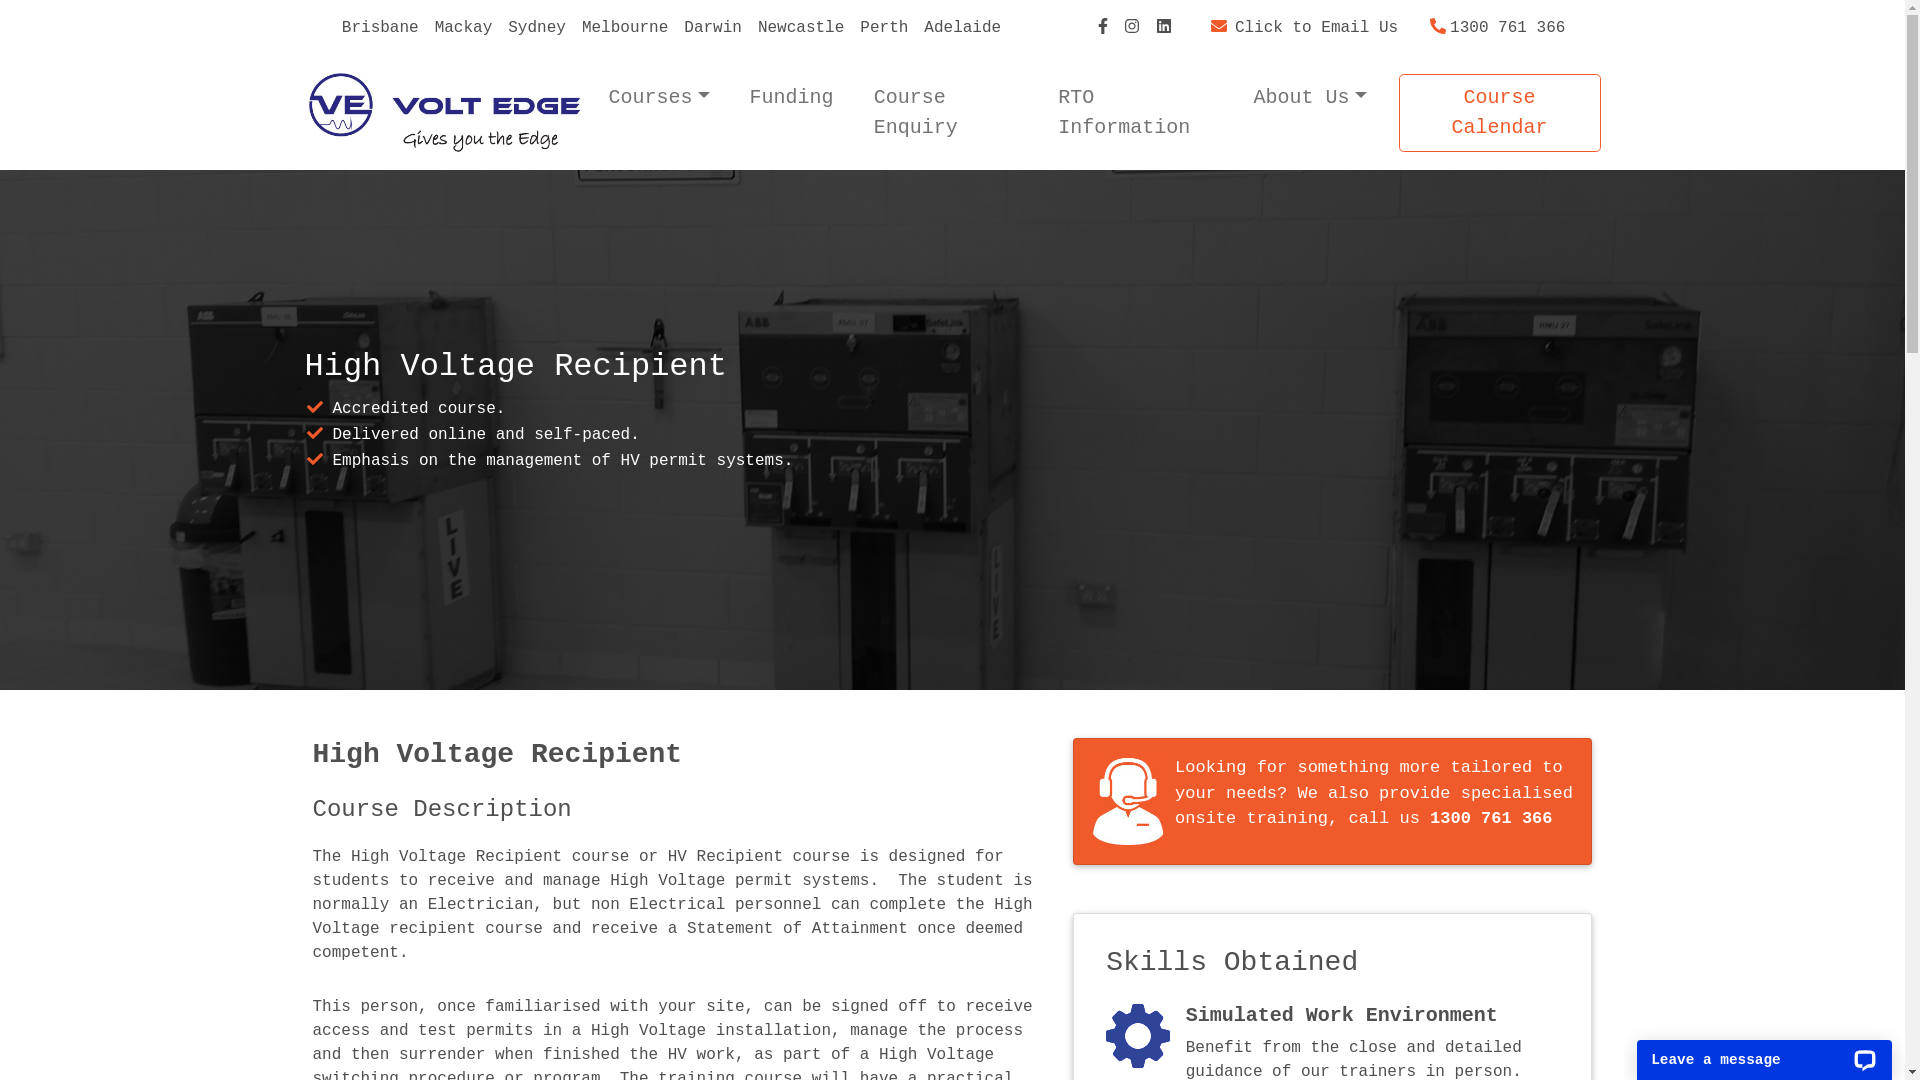 The width and height of the screenshot is (1920, 1080). What do you see at coordinates (380, 27) in the screenshot?
I see `'Brisbane'` at bounding box center [380, 27].